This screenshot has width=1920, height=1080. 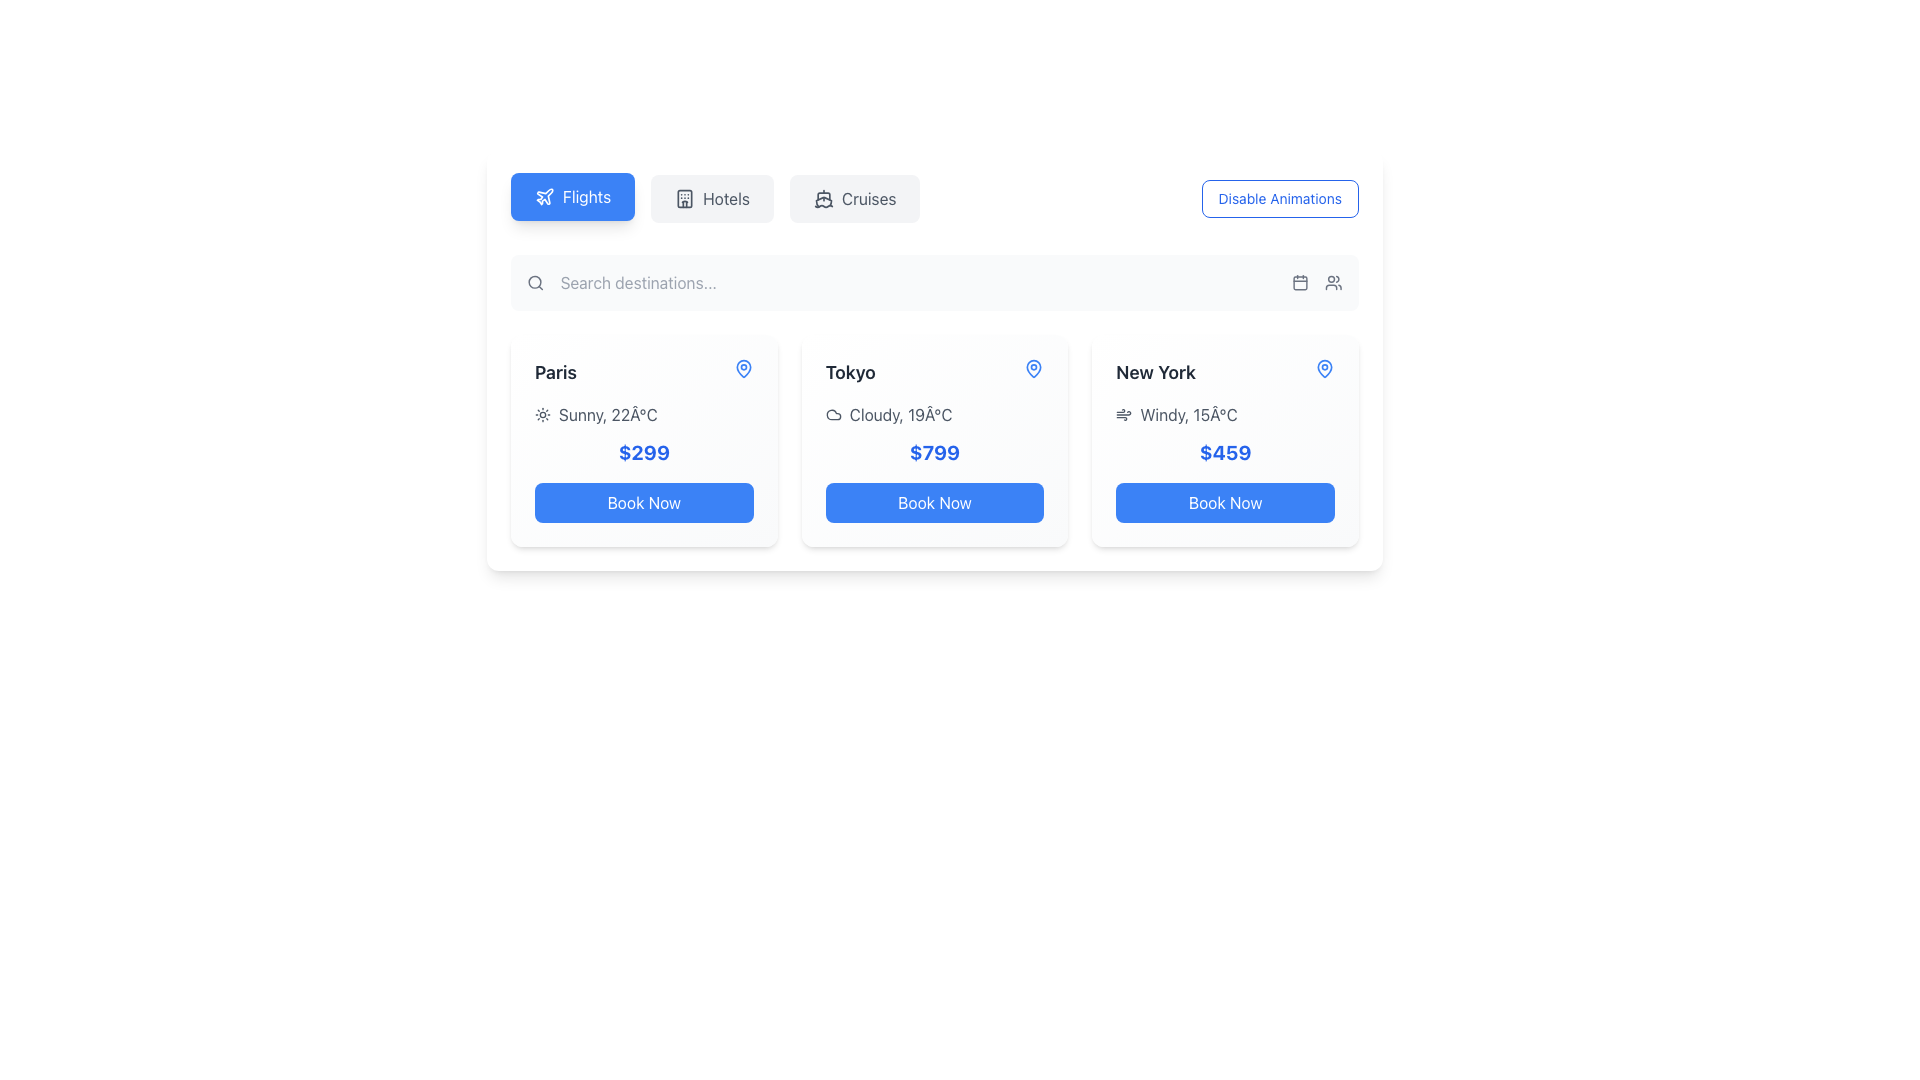 I want to click on the small ship icon located within the 'Cruises' button in the top navigation bar, so click(x=823, y=199).